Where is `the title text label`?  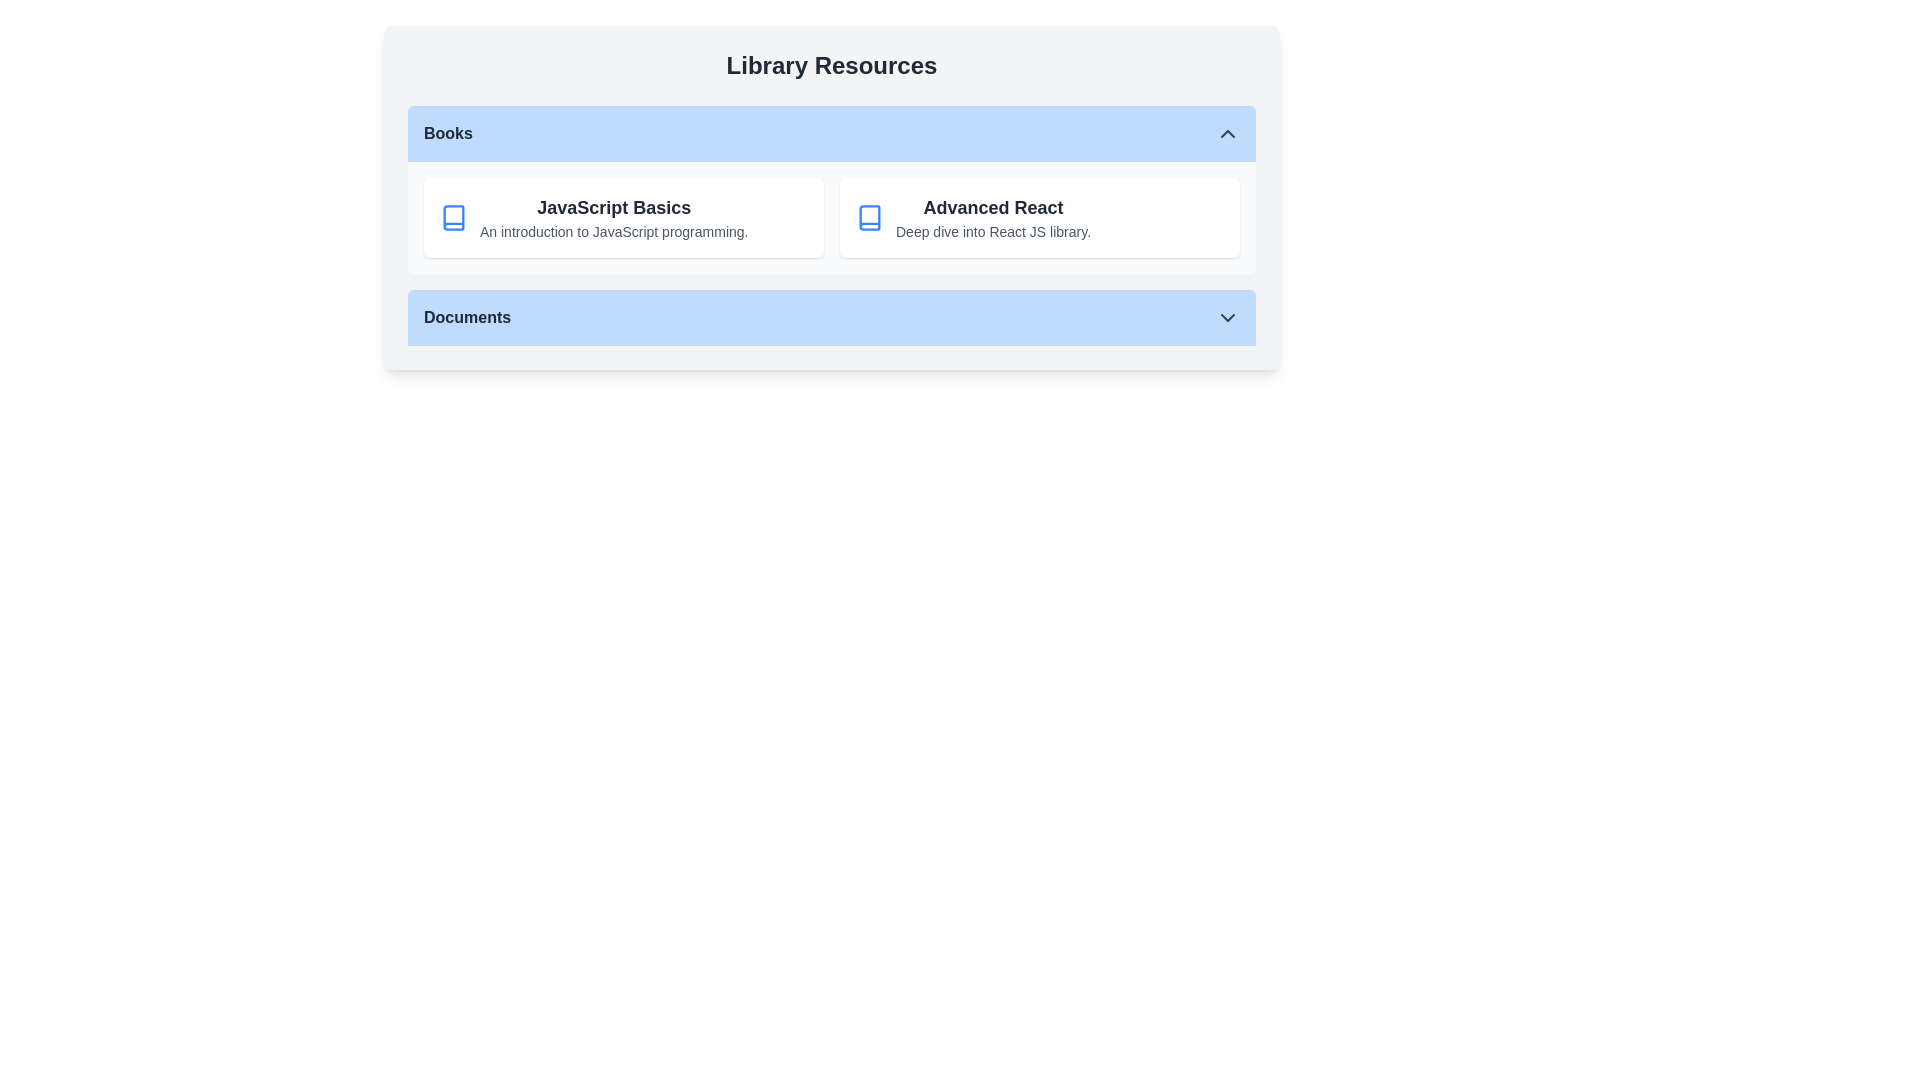 the title text label is located at coordinates (993, 208).